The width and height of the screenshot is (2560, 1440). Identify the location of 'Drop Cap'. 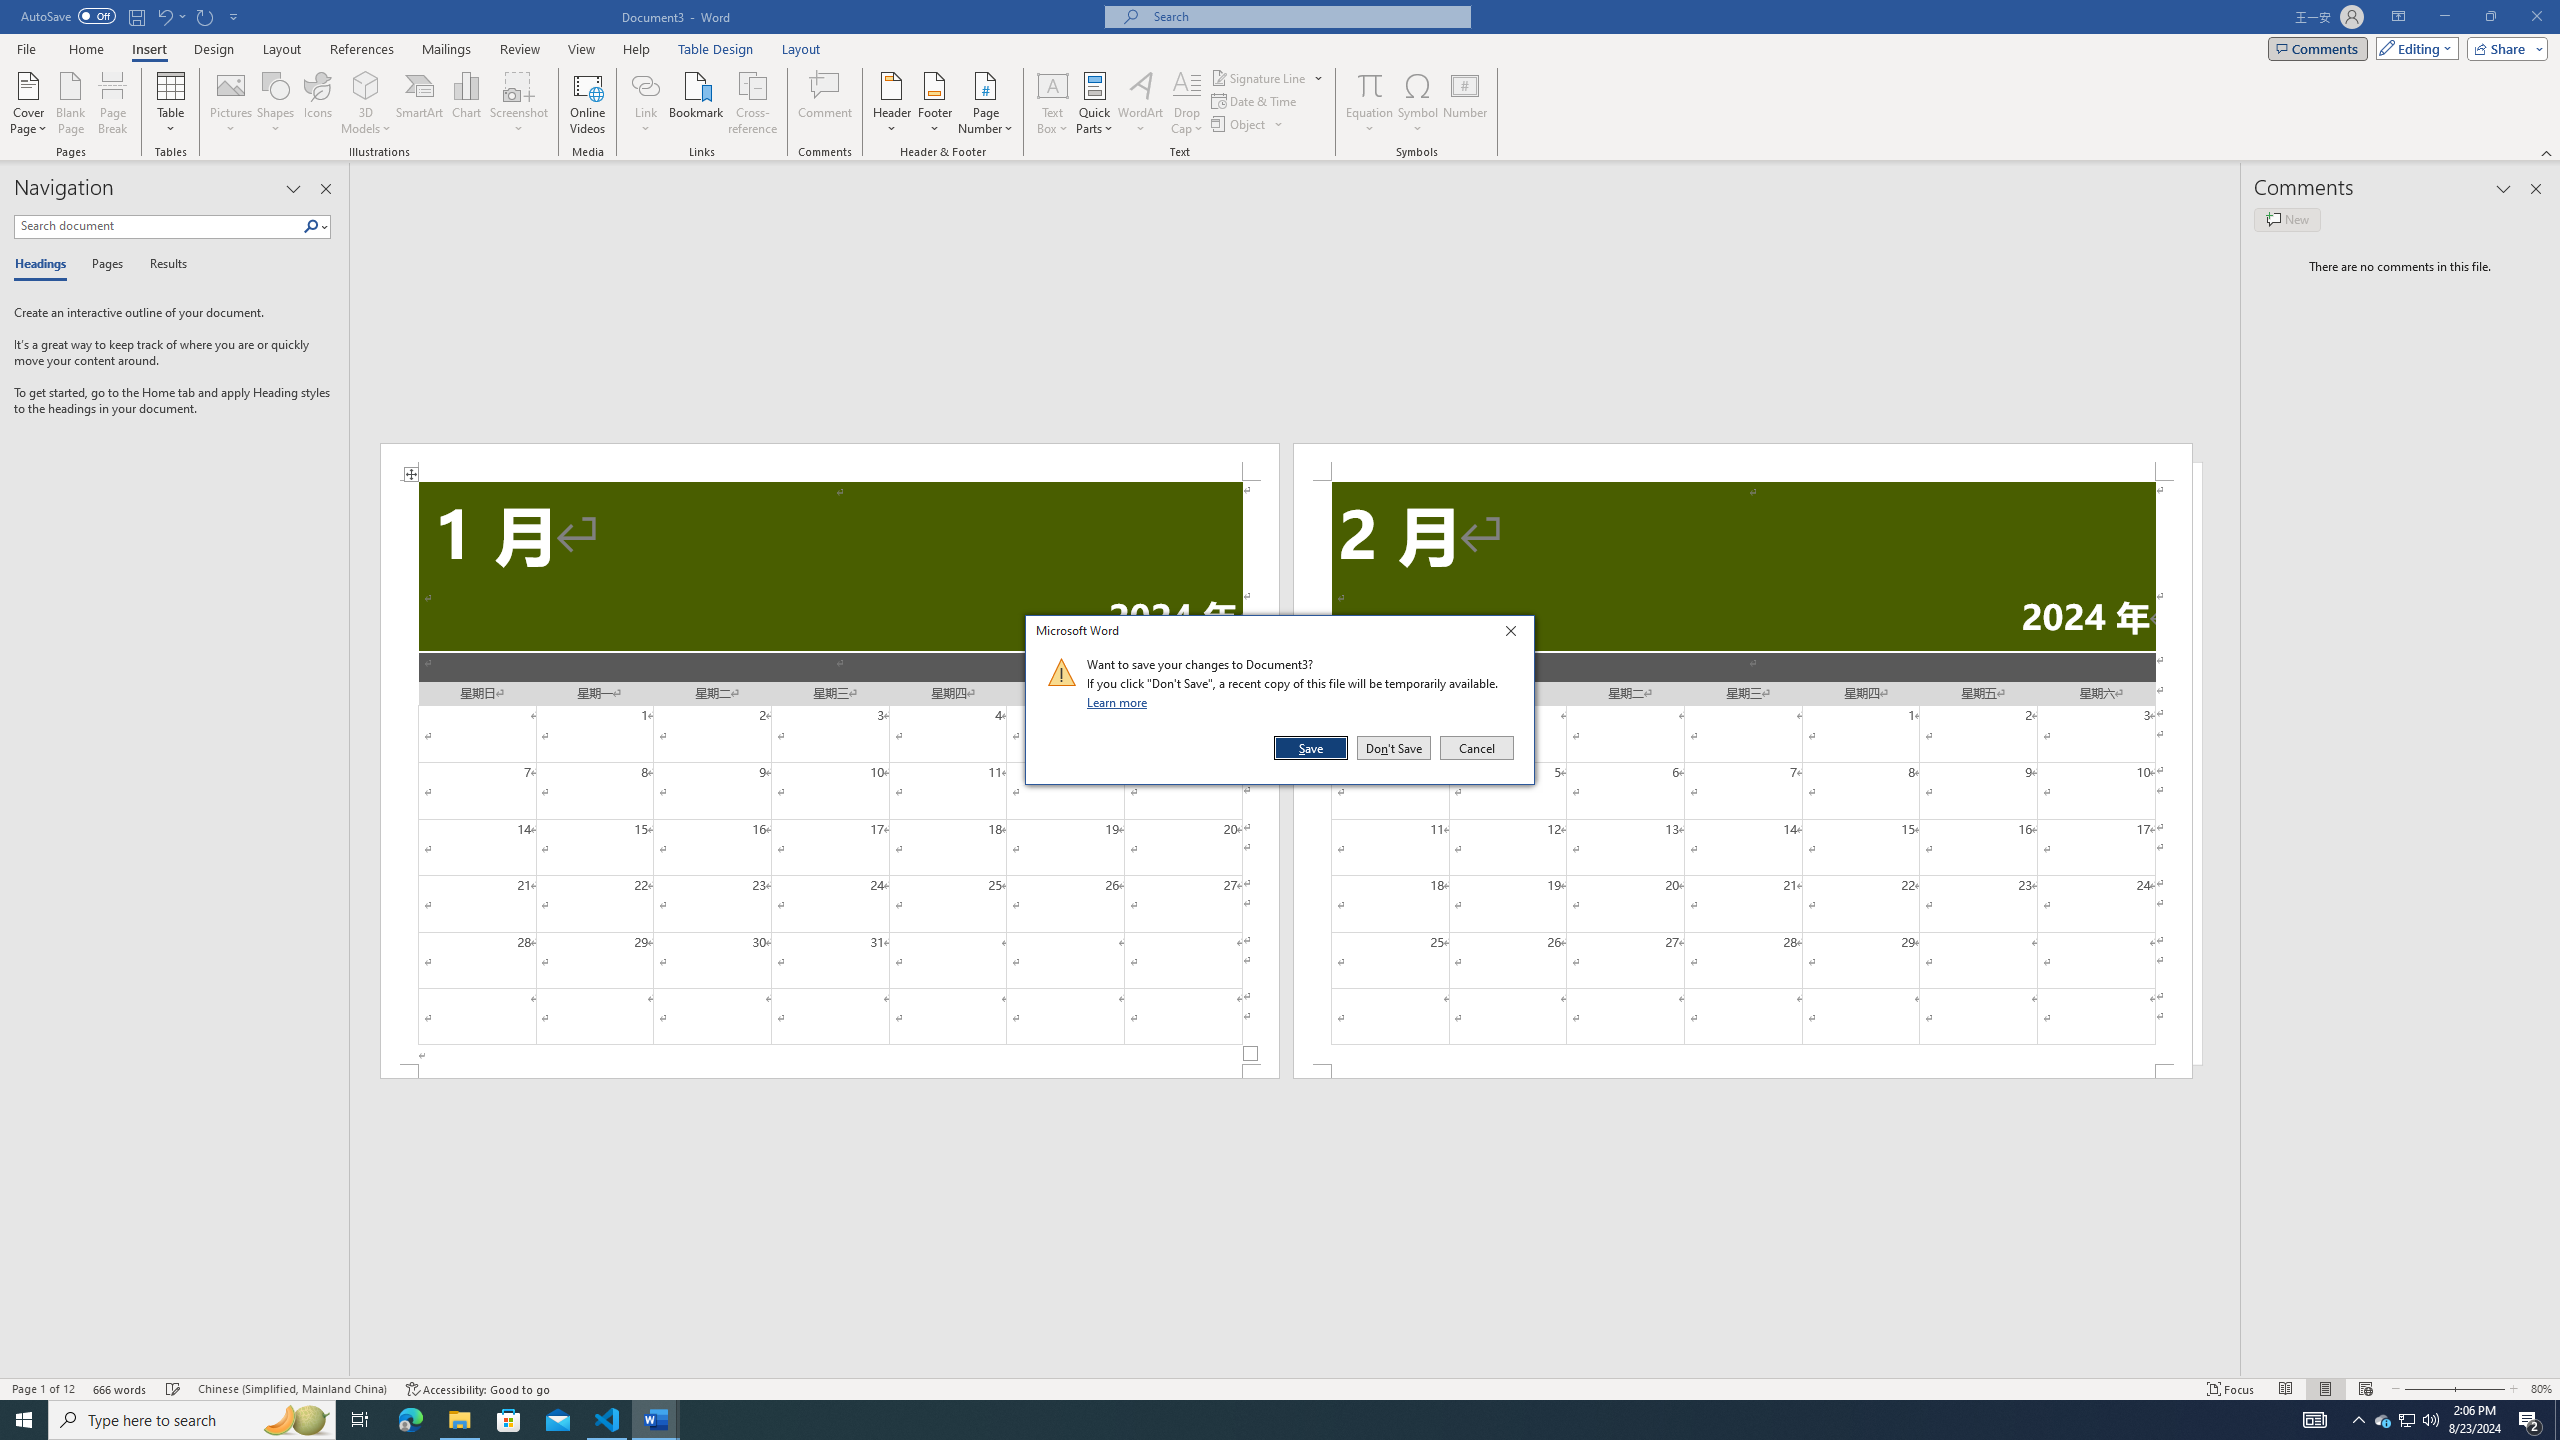
(1186, 103).